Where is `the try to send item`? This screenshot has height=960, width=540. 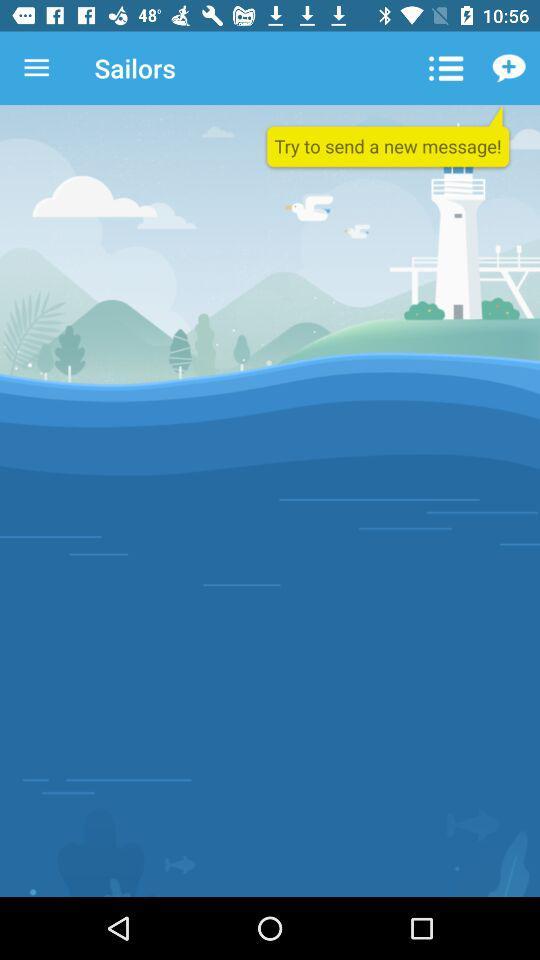 the try to send item is located at coordinates (388, 137).